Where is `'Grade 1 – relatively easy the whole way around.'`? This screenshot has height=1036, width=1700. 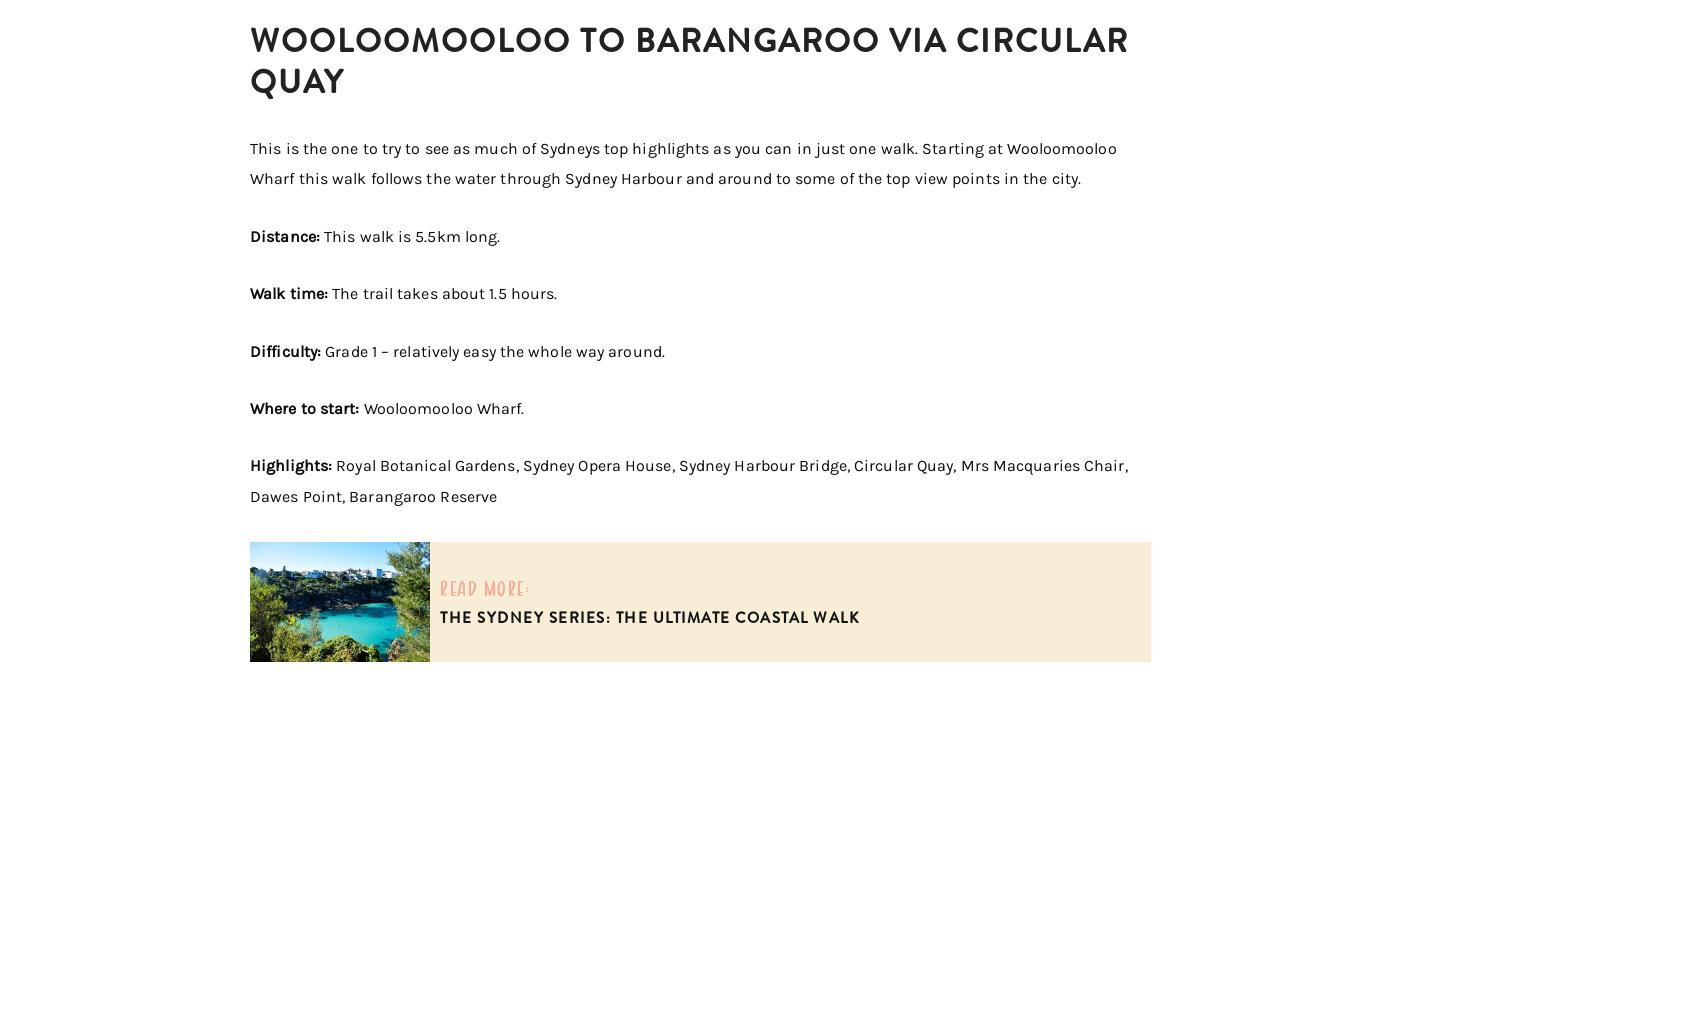
'Grade 1 – relatively easy the whole way around.' is located at coordinates (319, 350).